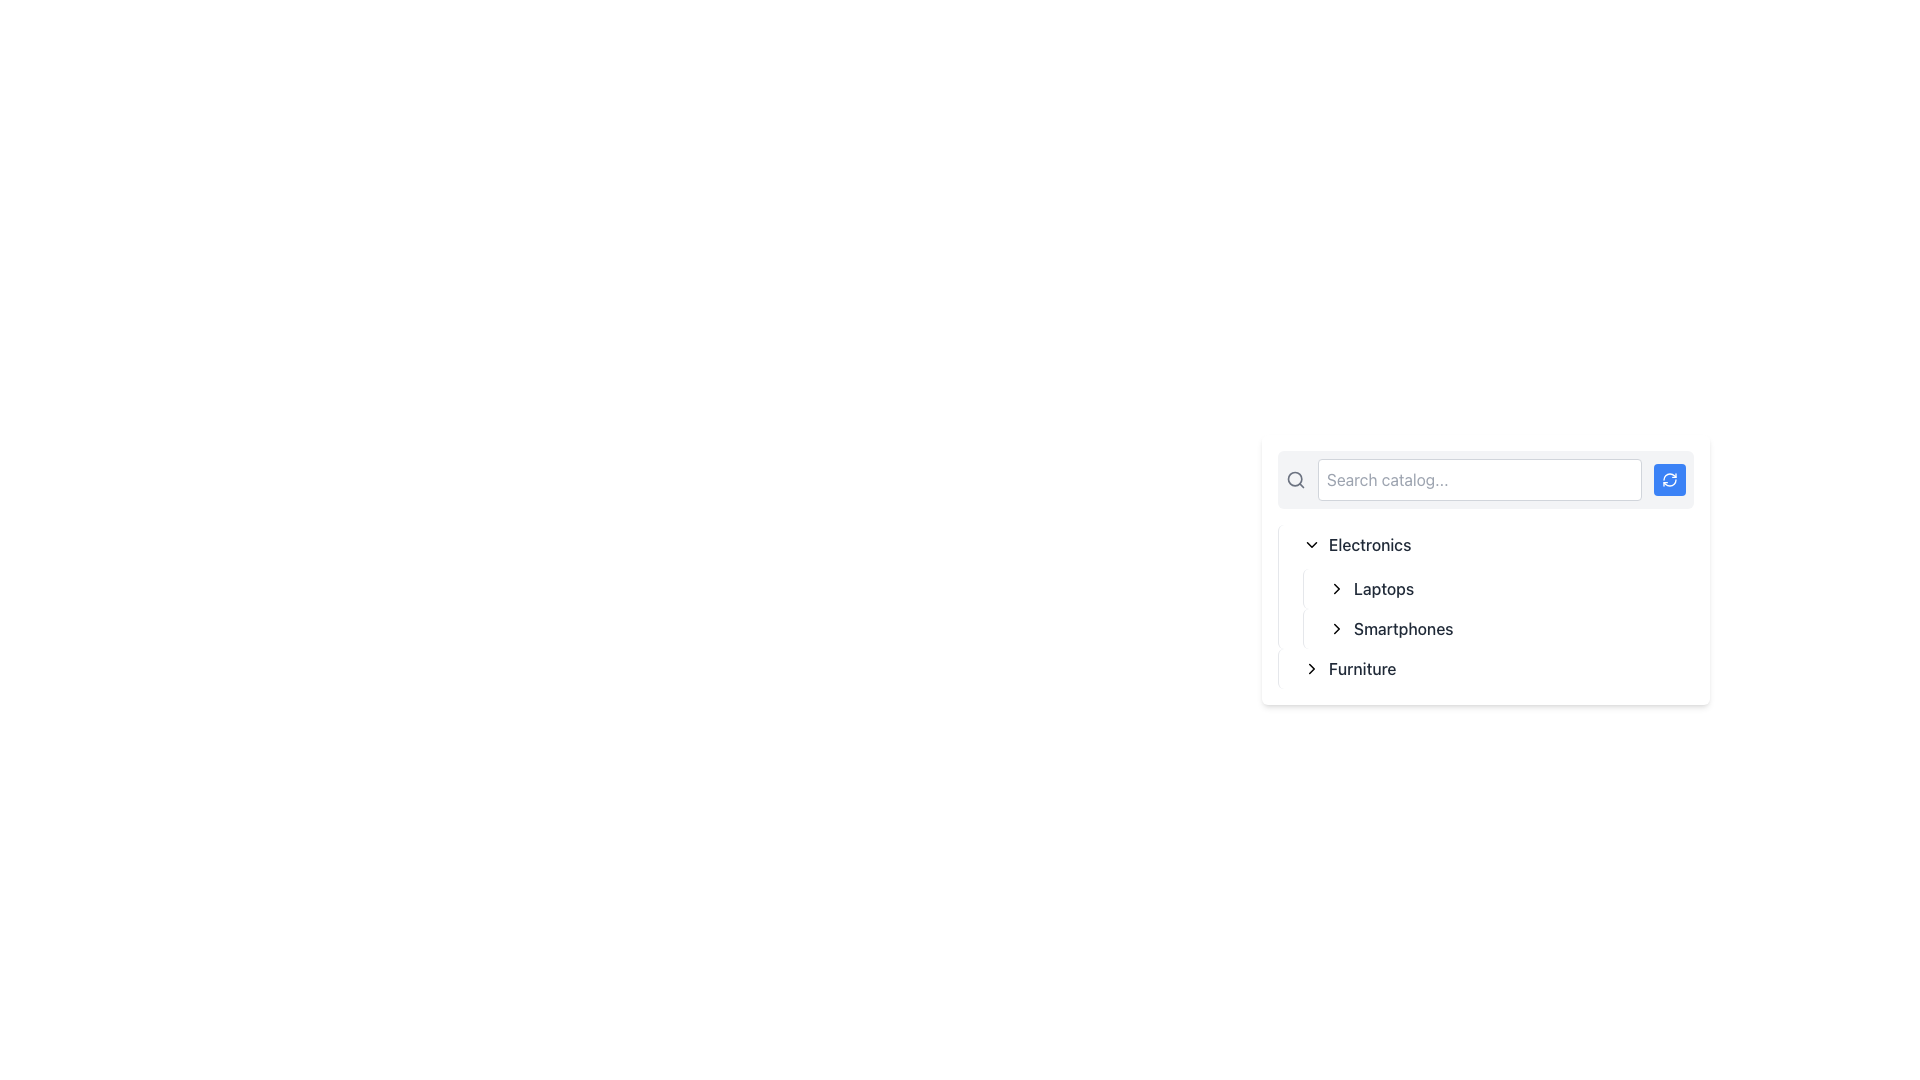 The height and width of the screenshot is (1080, 1920). Describe the element at coordinates (1507, 588) in the screenshot. I see `the collapsible menu item under the 'Electronics' category` at that location.